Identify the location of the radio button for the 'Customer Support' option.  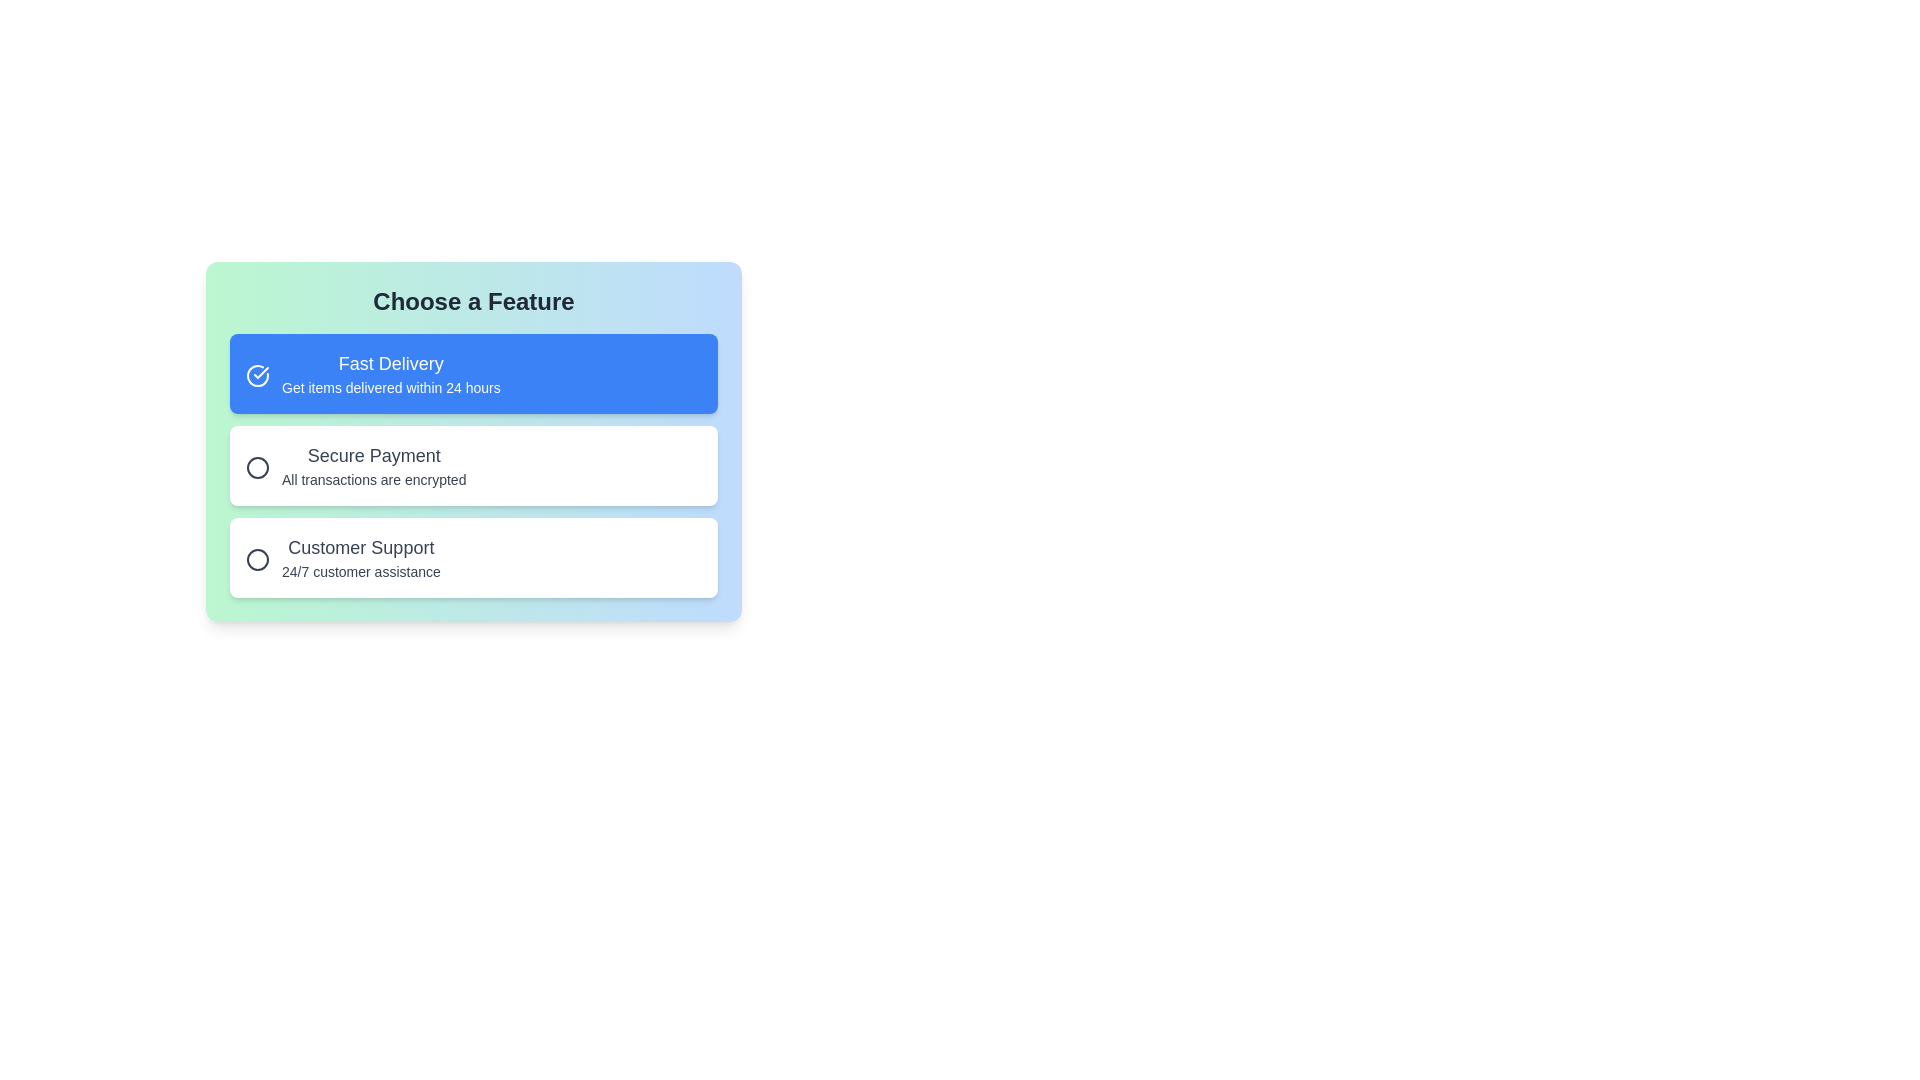
(254, 558).